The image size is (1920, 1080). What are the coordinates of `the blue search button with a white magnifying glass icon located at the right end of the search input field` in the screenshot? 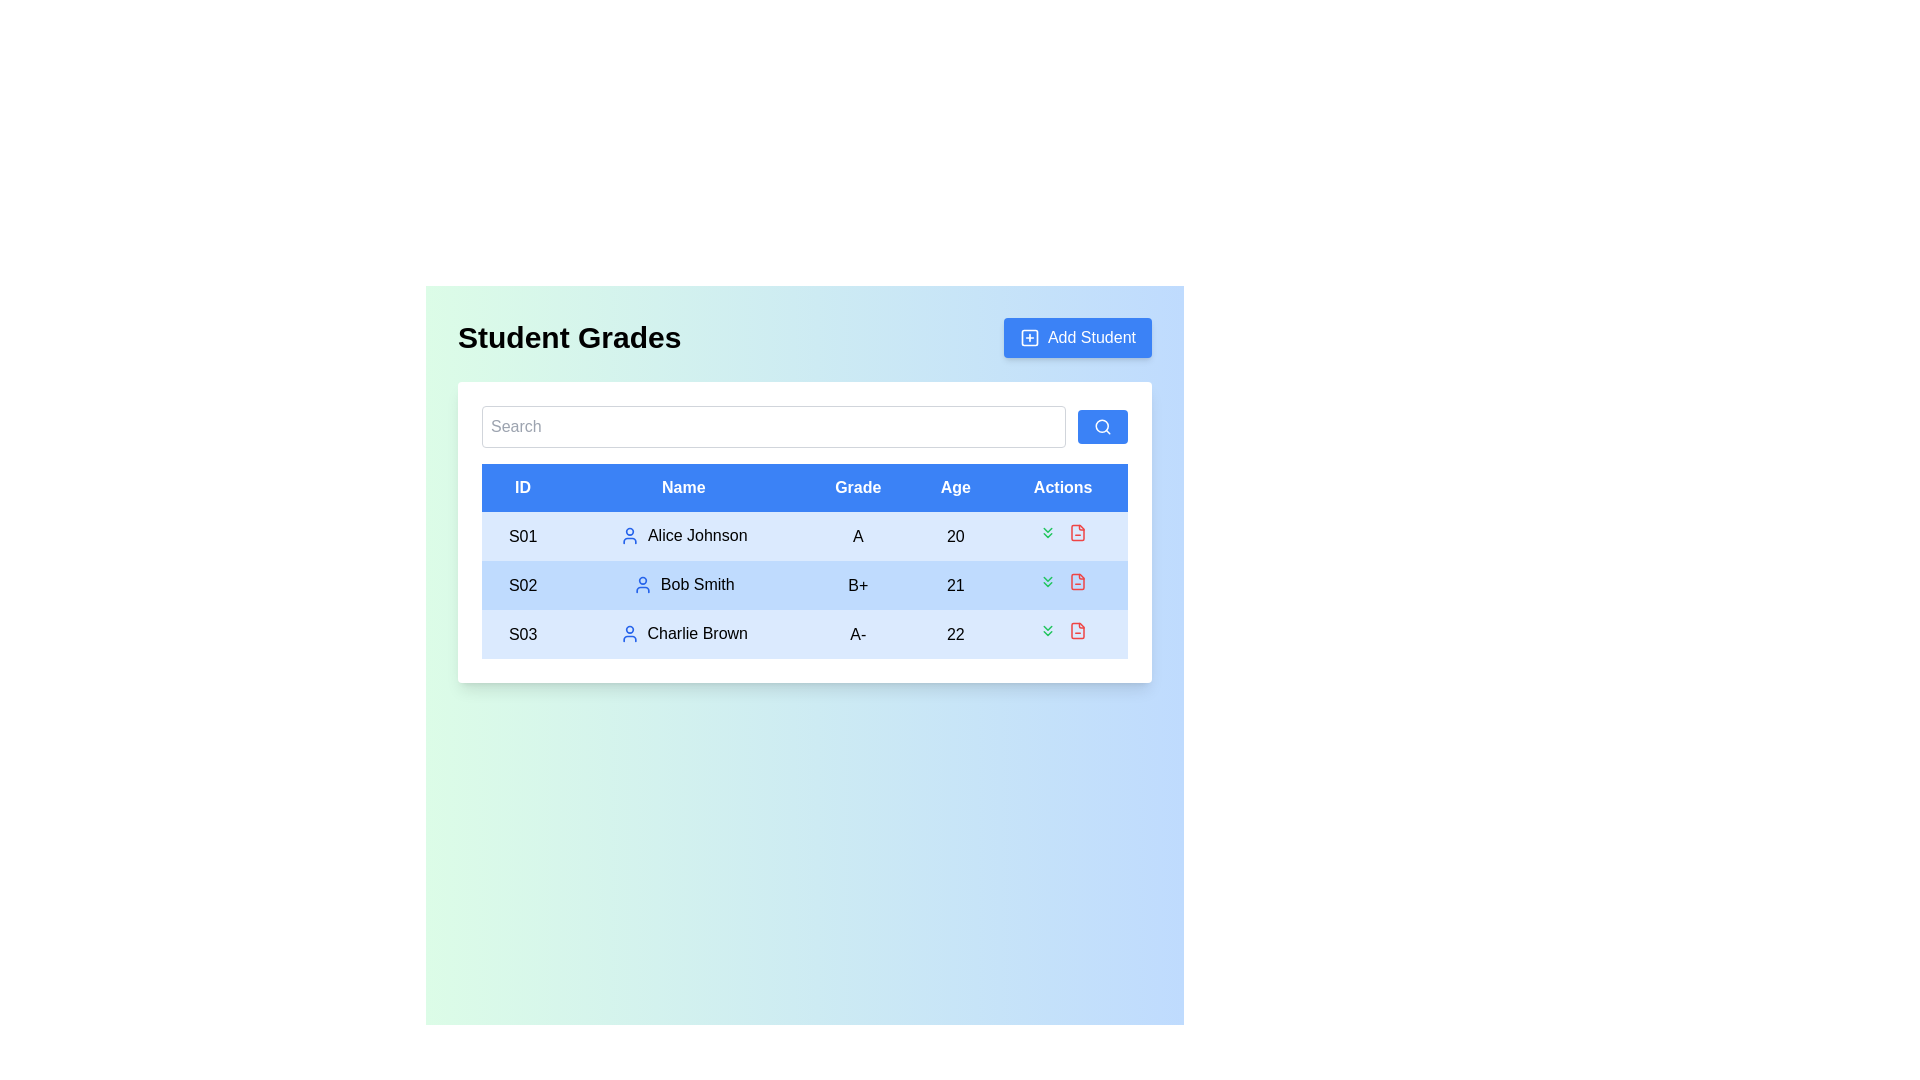 It's located at (1102, 426).